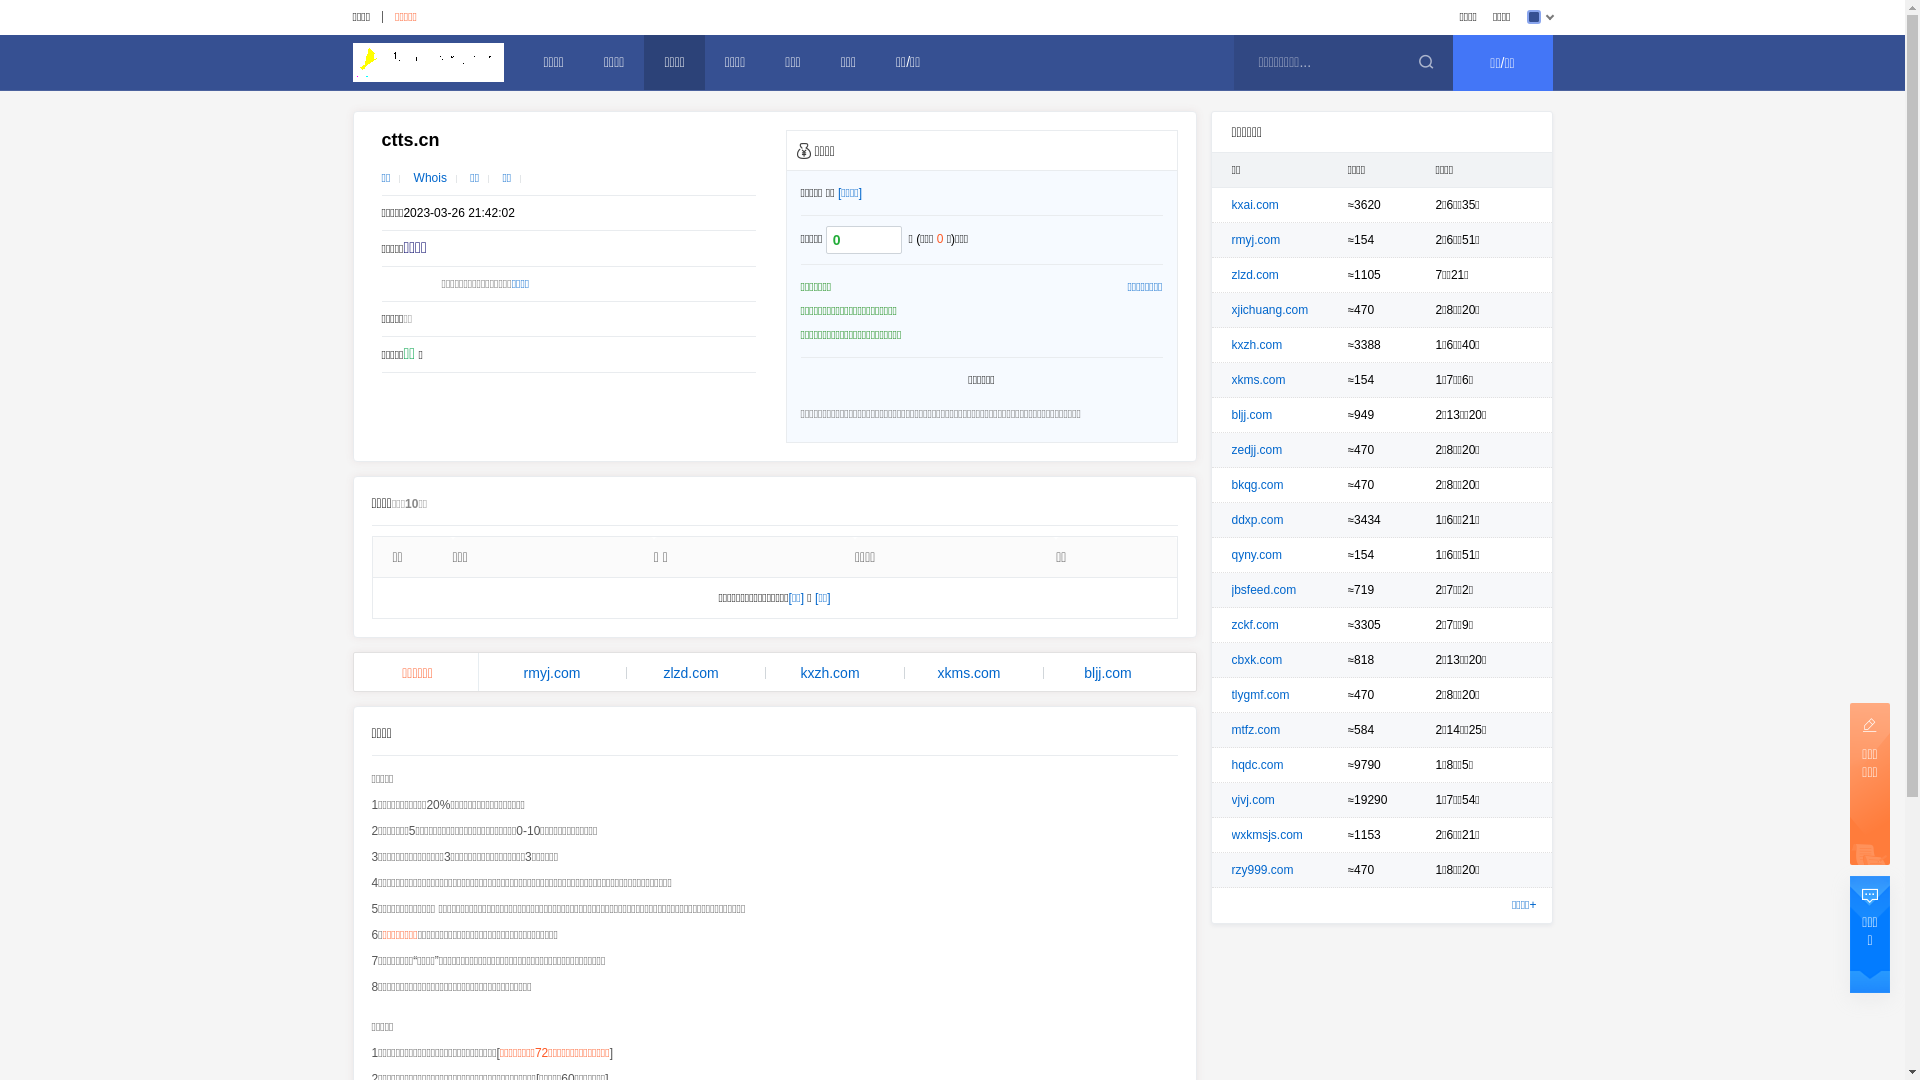 The width and height of the screenshot is (1920, 1080). What do you see at coordinates (1261, 869) in the screenshot?
I see `'rzy999.com'` at bounding box center [1261, 869].